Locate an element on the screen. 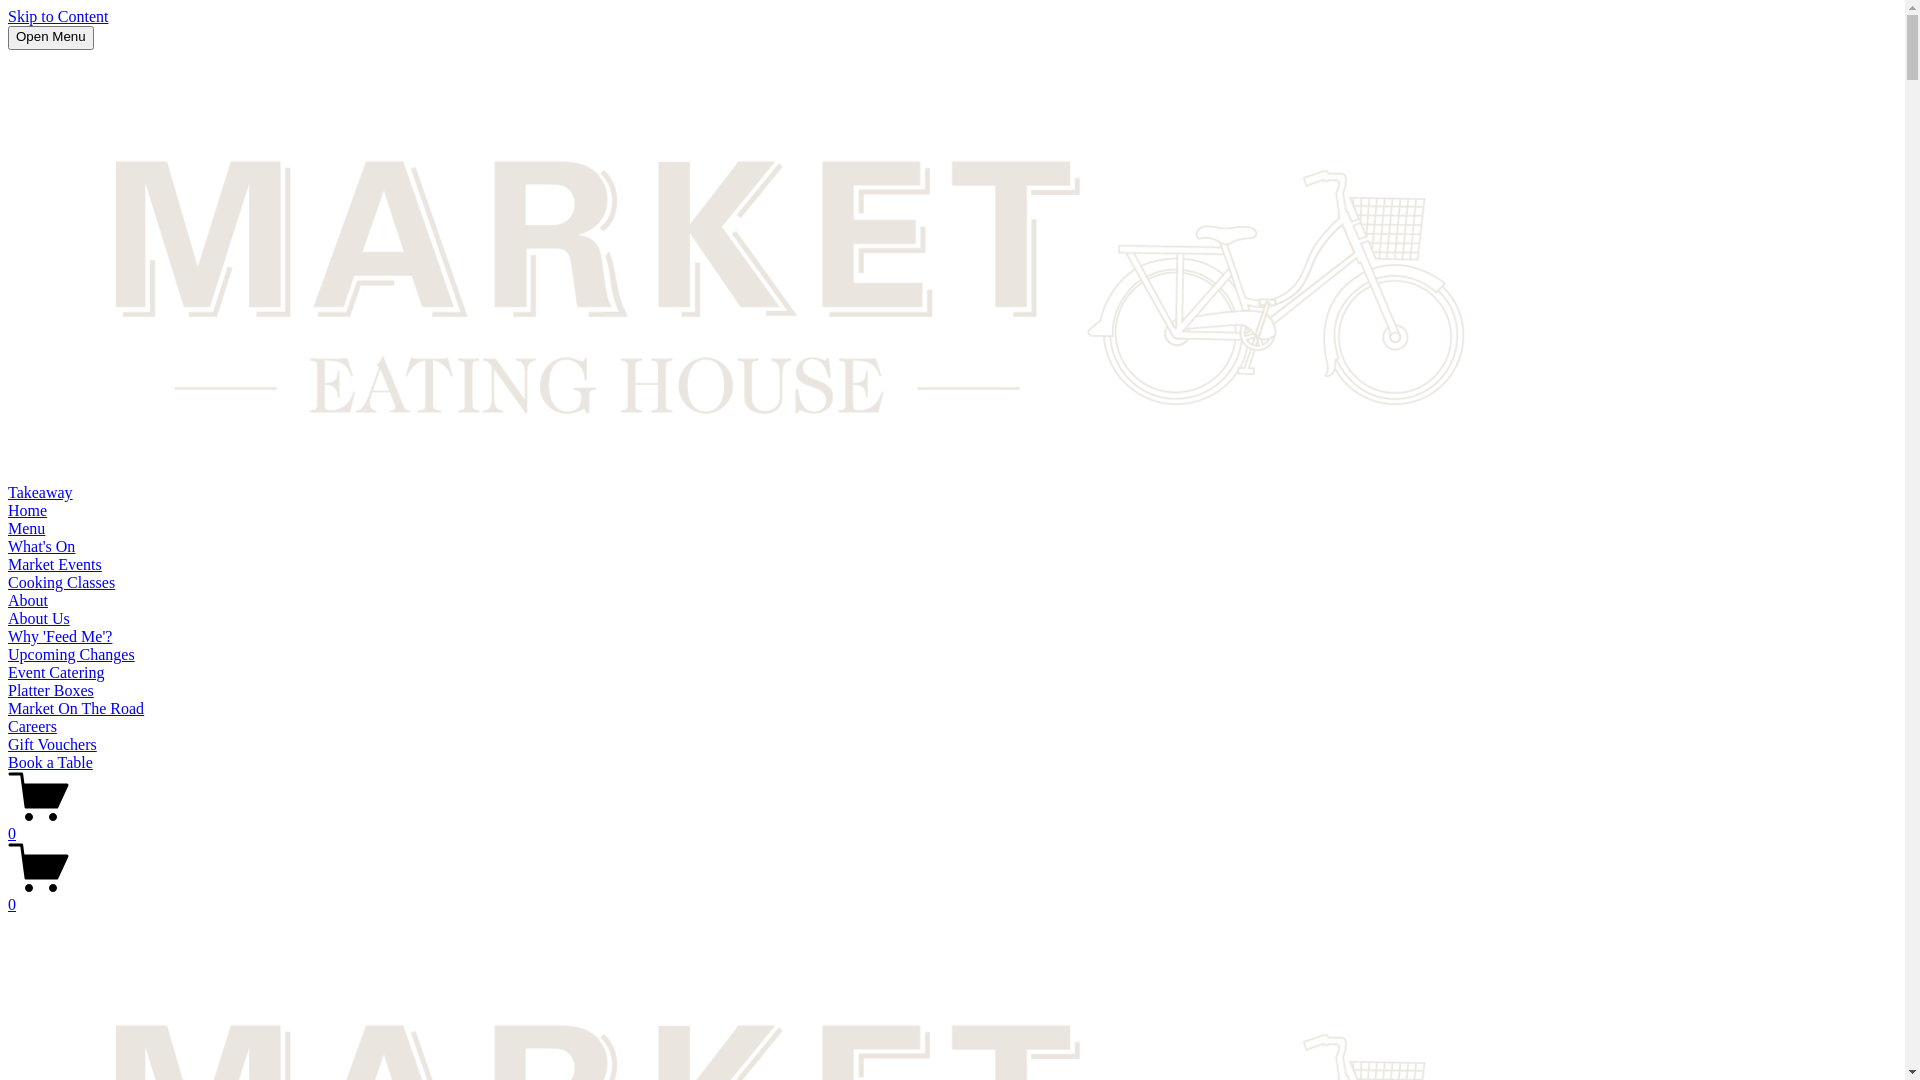 This screenshot has height=1080, width=1920. '0' is located at coordinates (951, 825).